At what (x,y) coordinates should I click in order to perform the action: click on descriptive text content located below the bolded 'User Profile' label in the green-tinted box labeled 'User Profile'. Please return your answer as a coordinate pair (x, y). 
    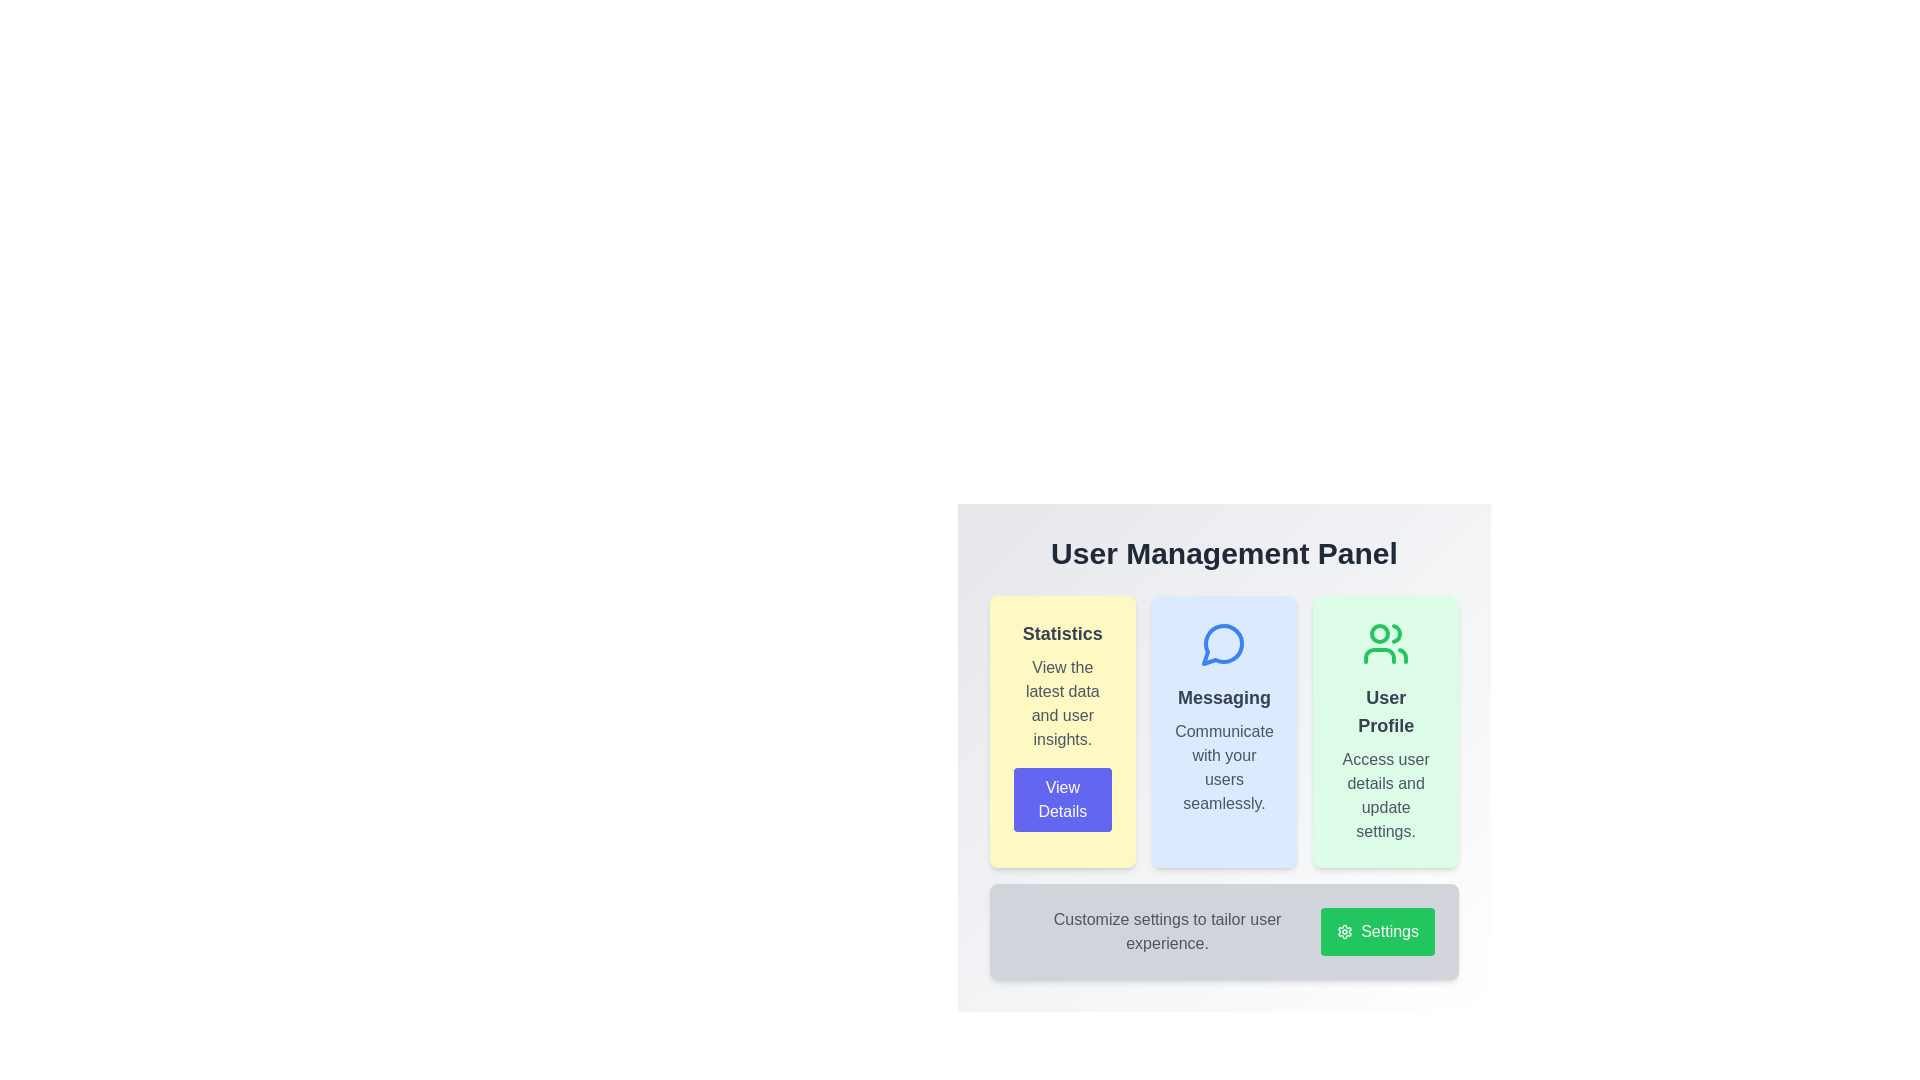
    Looking at the image, I should click on (1385, 794).